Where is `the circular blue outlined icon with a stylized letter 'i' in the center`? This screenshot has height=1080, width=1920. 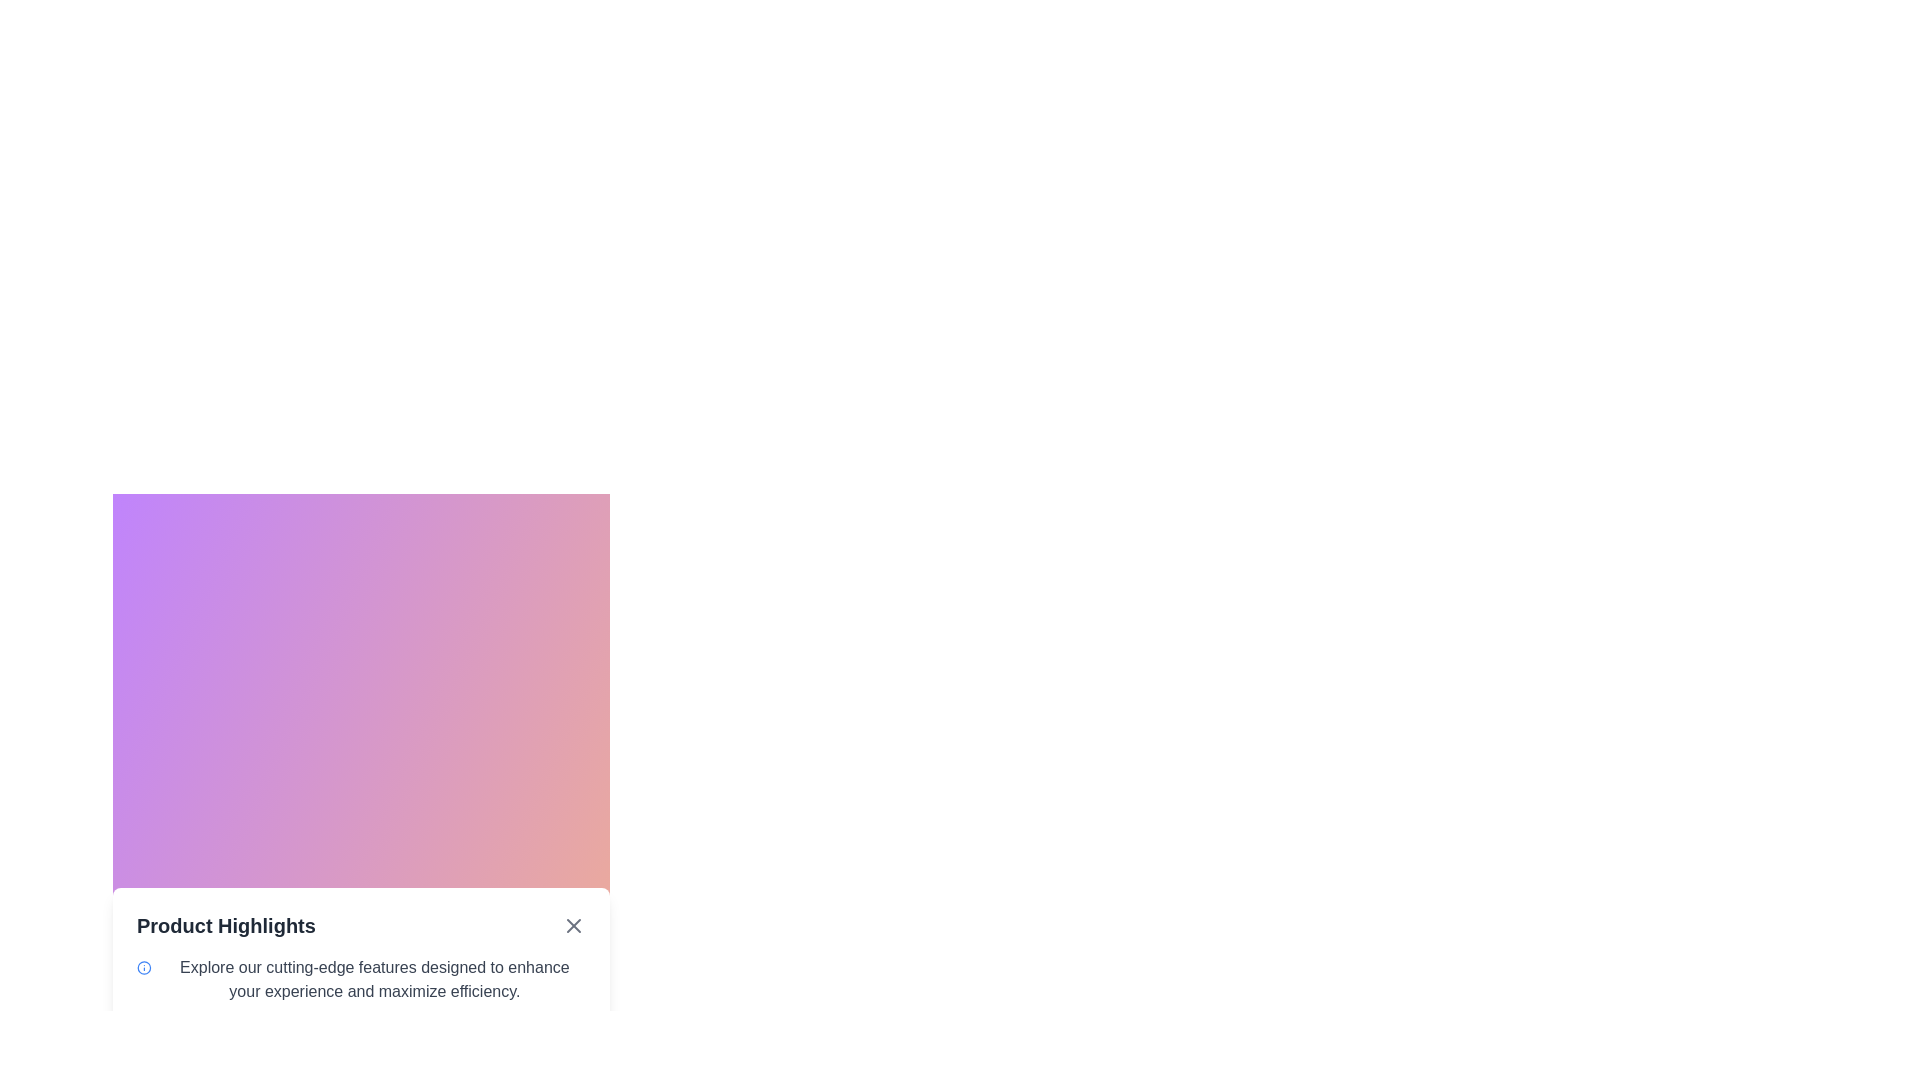 the circular blue outlined icon with a stylized letter 'i' in the center is located at coordinates (143, 967).